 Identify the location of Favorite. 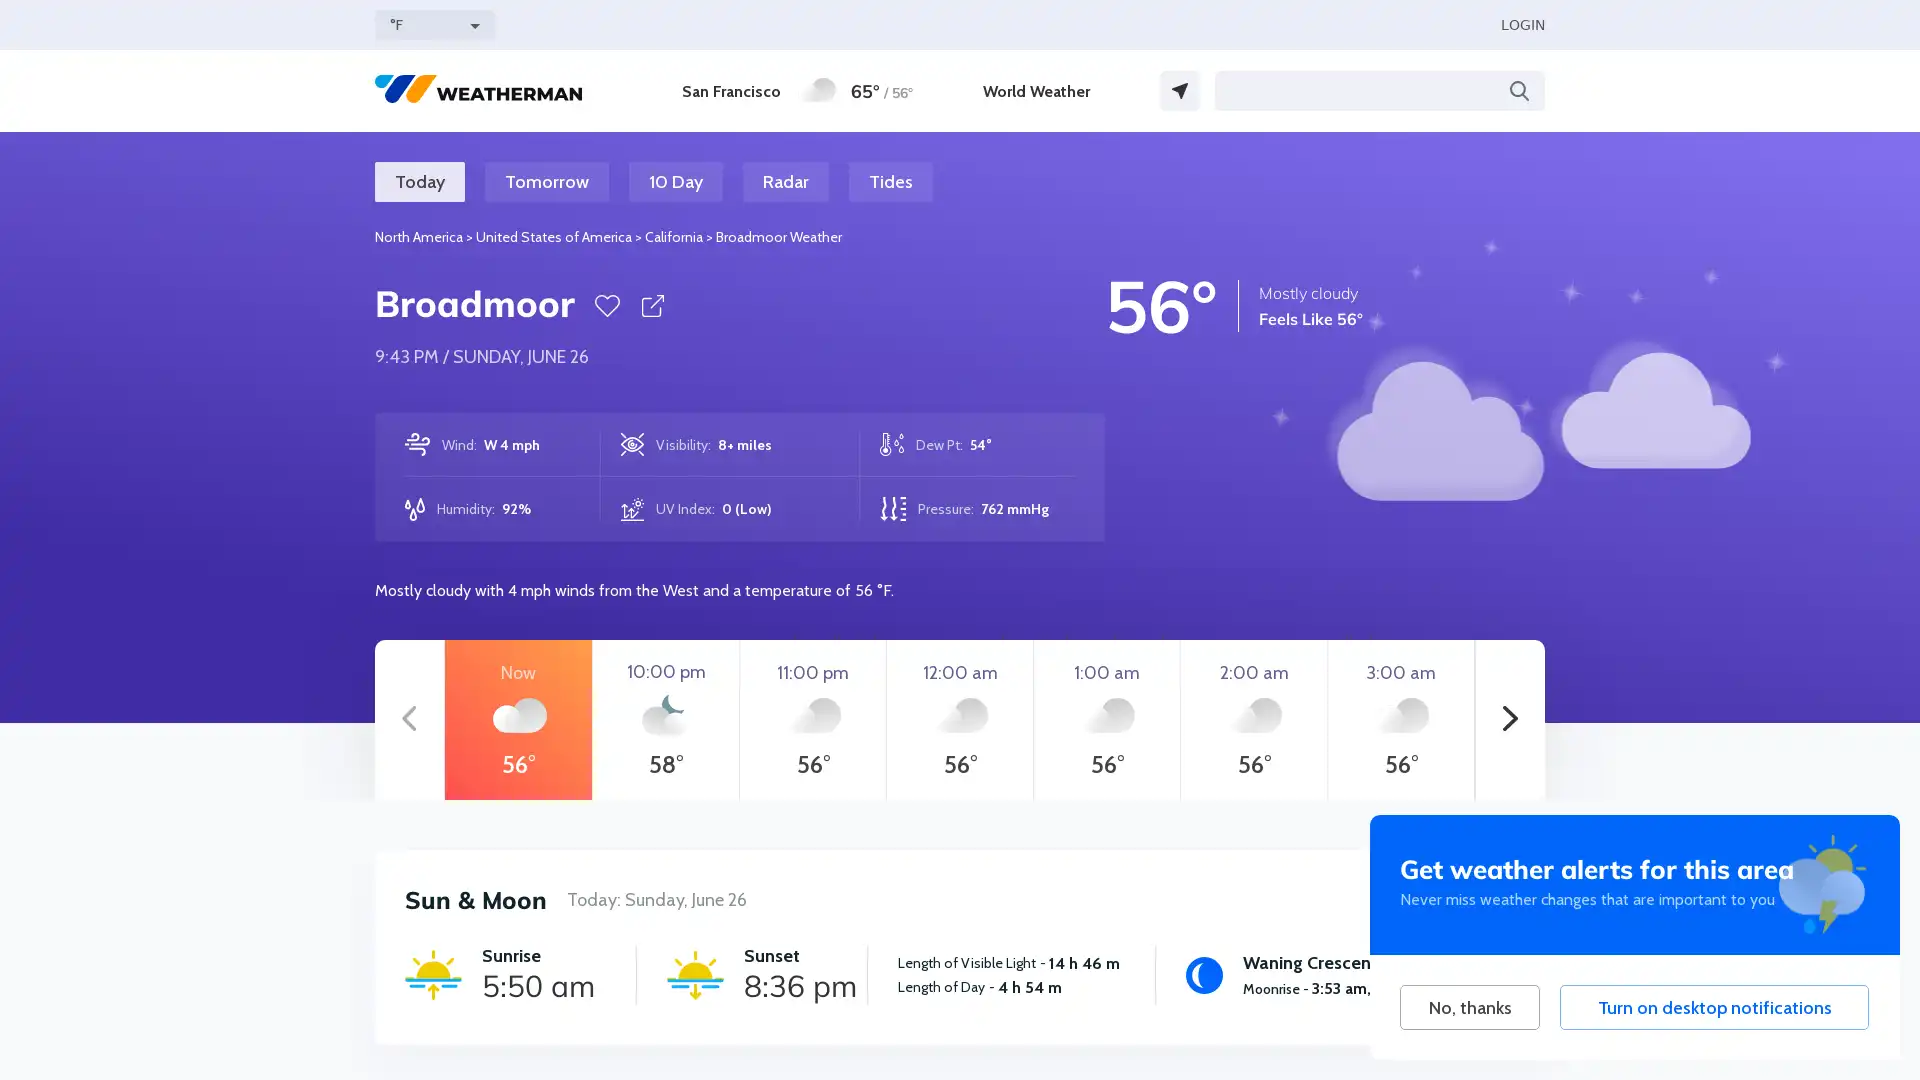
(606, 305).